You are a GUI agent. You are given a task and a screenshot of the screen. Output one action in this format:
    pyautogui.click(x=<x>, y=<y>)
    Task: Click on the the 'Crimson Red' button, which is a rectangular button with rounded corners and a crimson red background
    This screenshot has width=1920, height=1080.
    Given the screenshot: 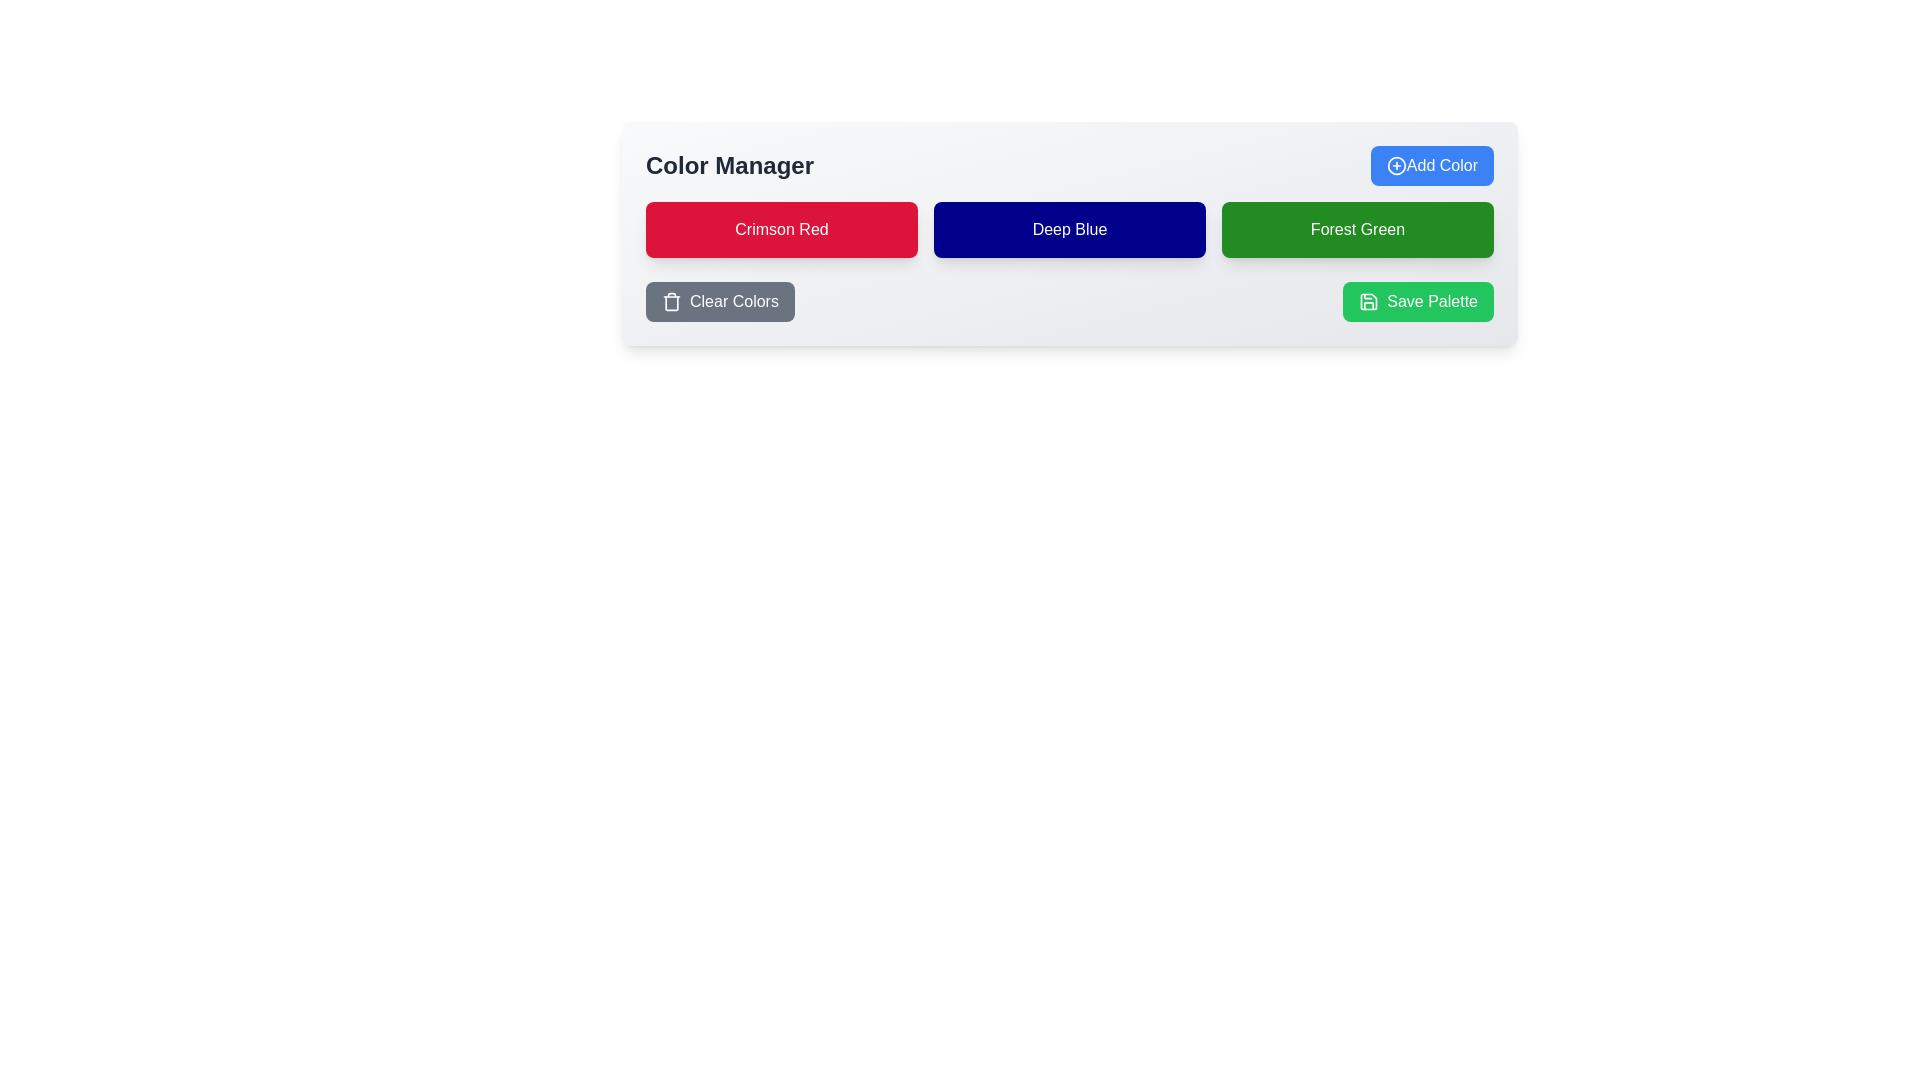 What is the action you would take?
    pyautogui.click(x=781, y=229)
    